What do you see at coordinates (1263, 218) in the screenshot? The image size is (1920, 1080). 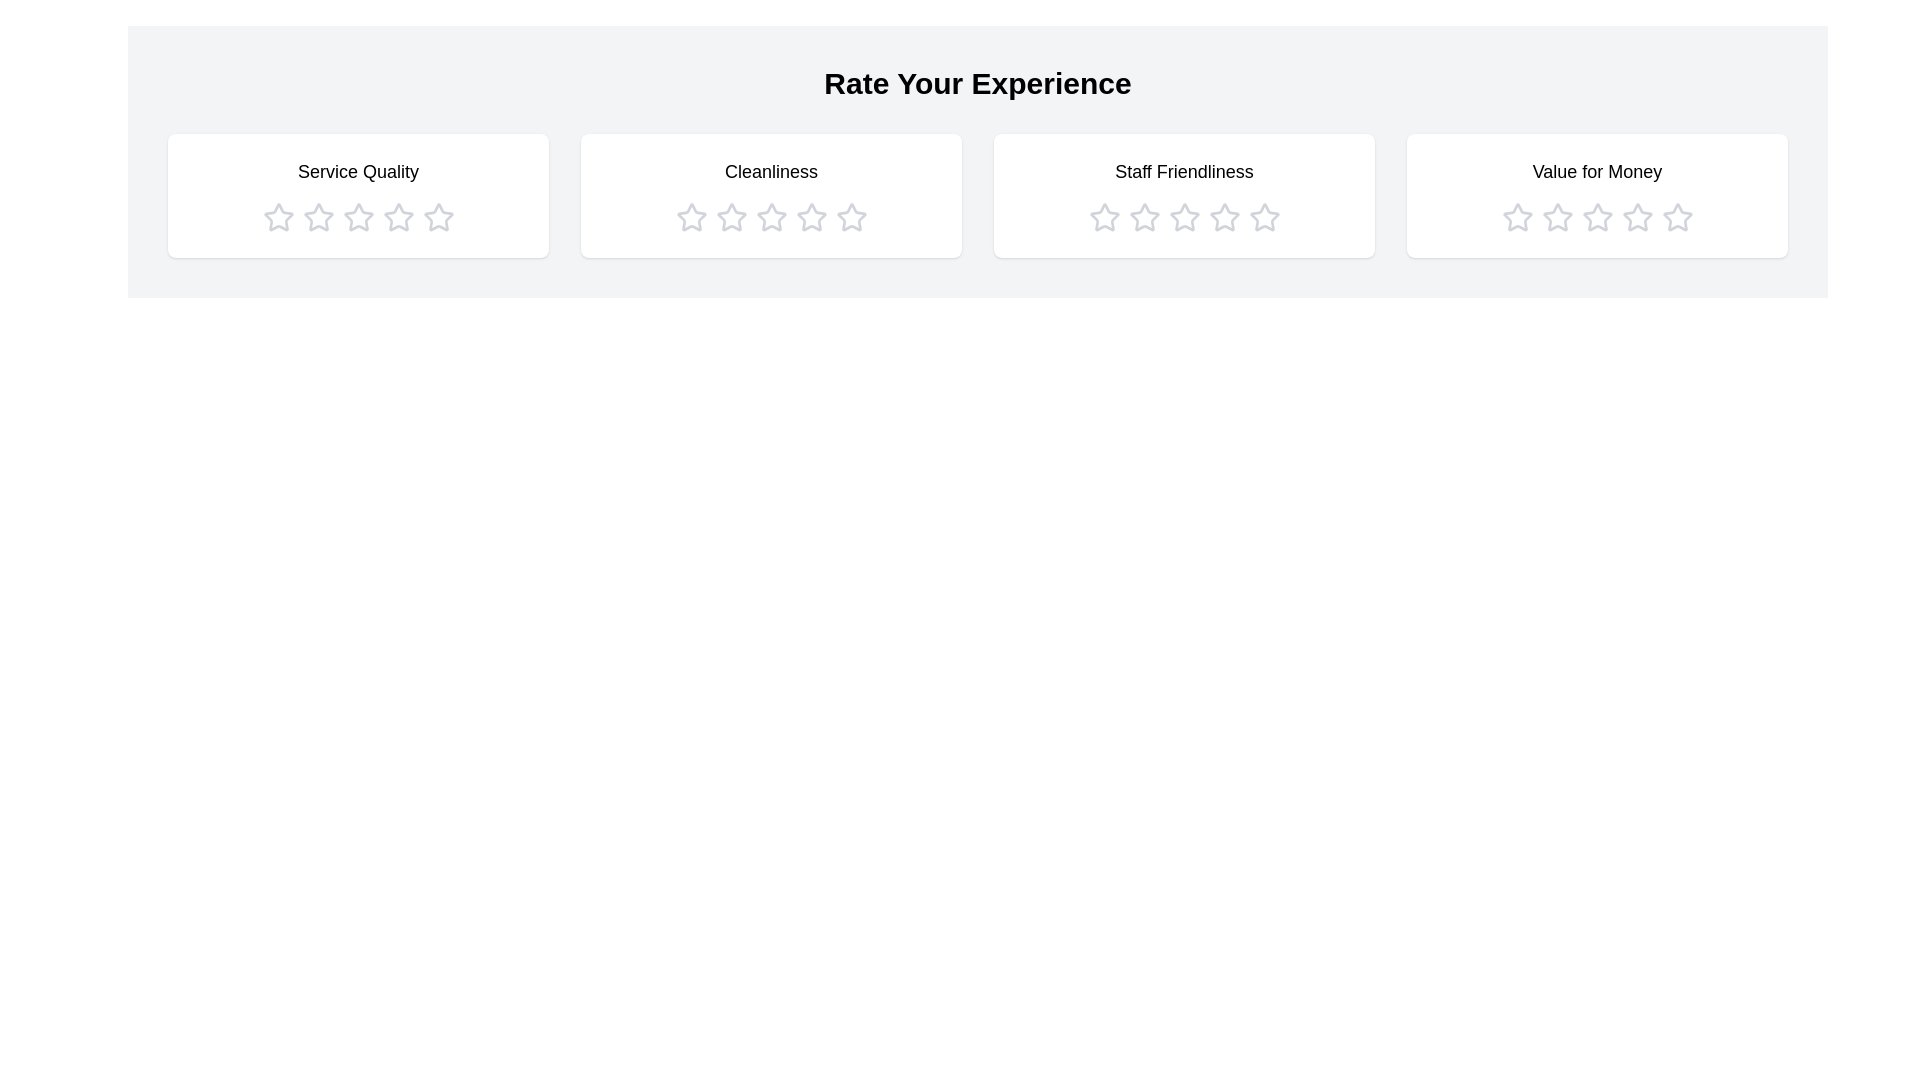 I see `the star icon corresponding to 5 stars in the category Staff Friendliness` at bounding box center [1263, 218].